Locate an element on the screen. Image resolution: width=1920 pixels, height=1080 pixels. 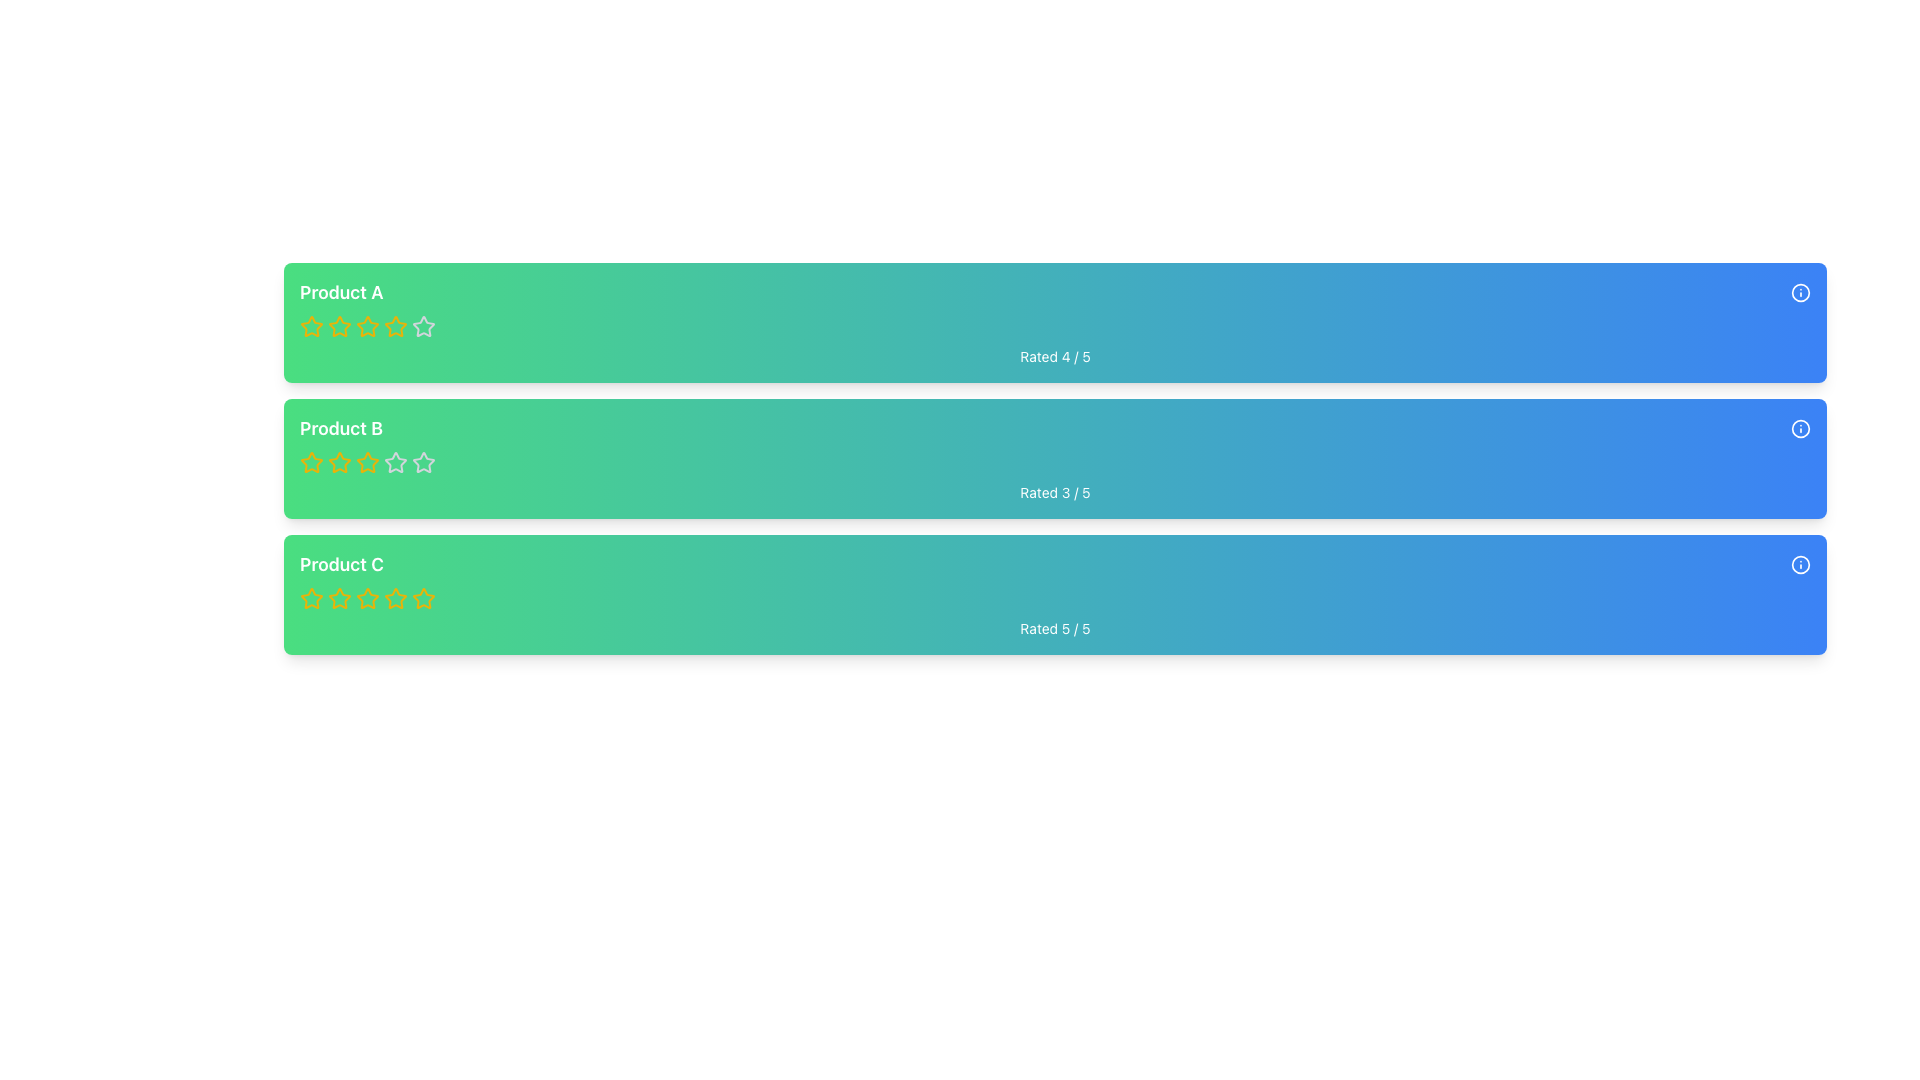
the text label displaying 'Product C', which is prominently located at the far left of its section with a green to blue gradient background is located at coordinates (341, 564).